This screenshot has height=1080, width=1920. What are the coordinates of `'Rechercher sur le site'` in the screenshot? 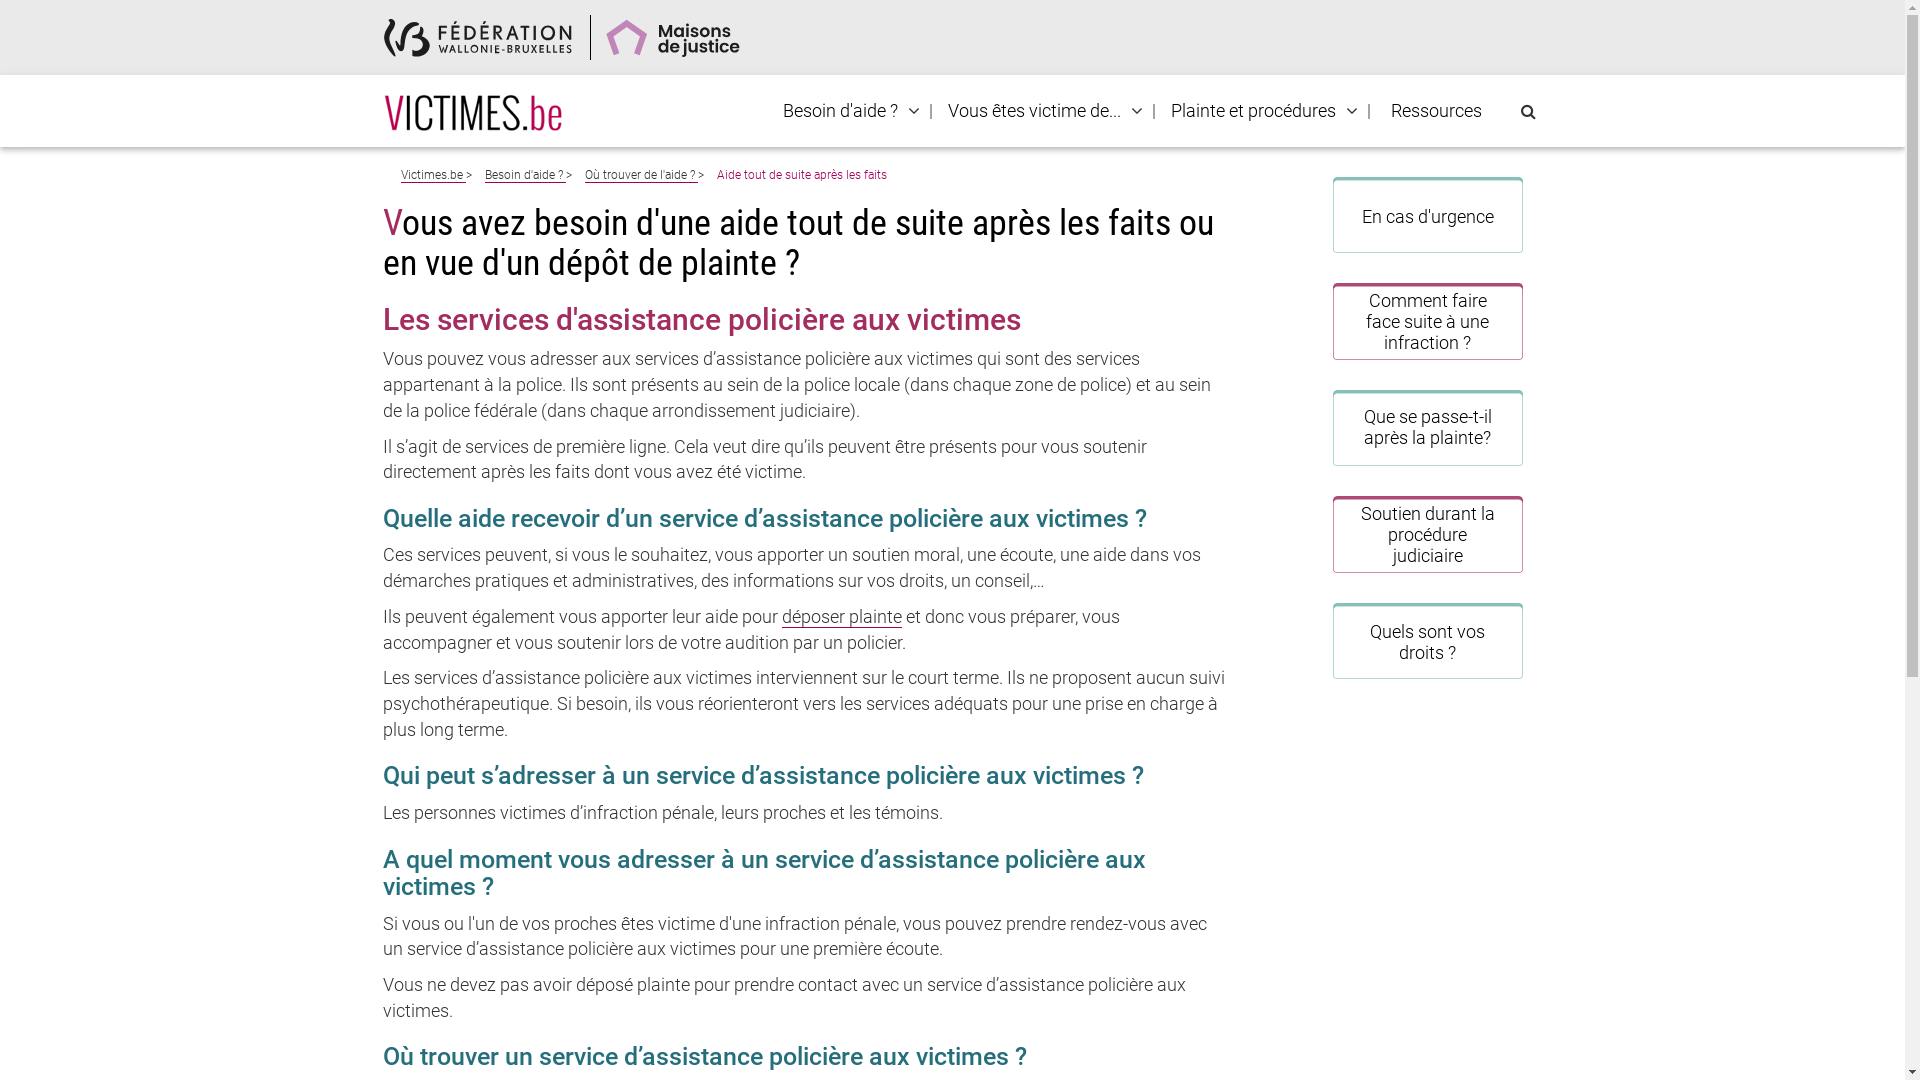 It's located at (1526, 111).